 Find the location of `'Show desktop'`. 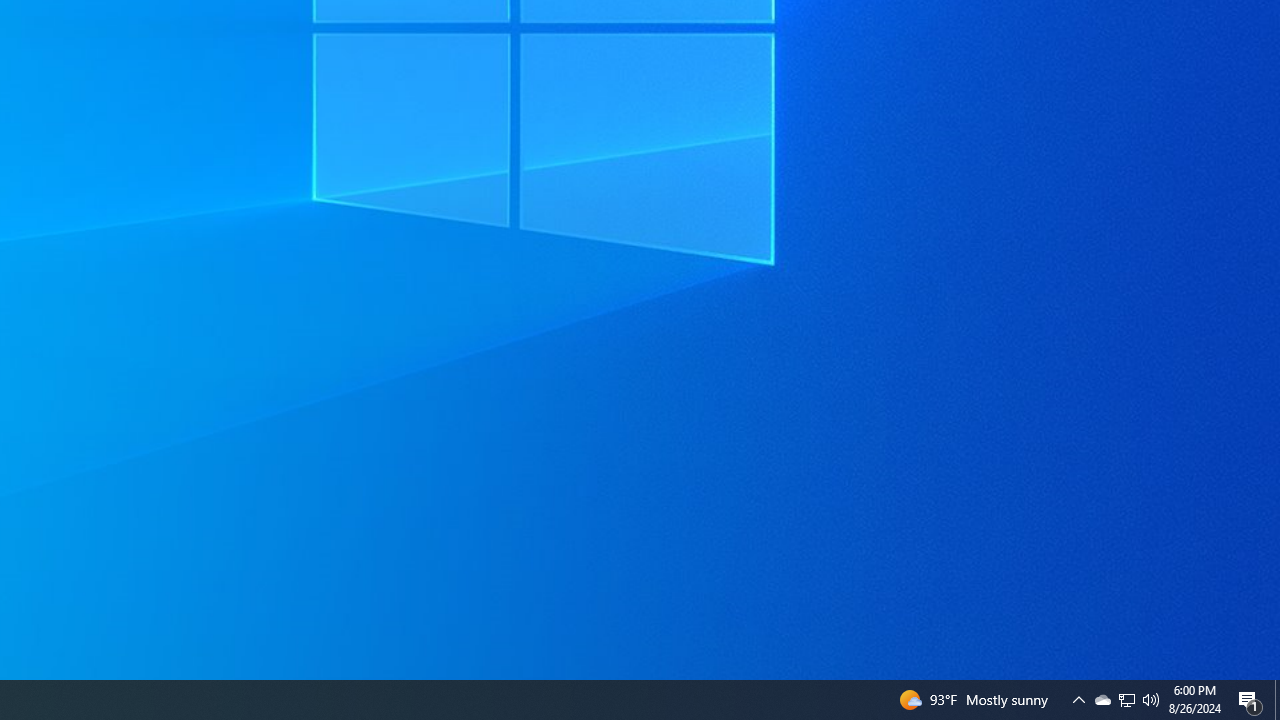

'Show desktop' is located at coordinates (1276, 698).